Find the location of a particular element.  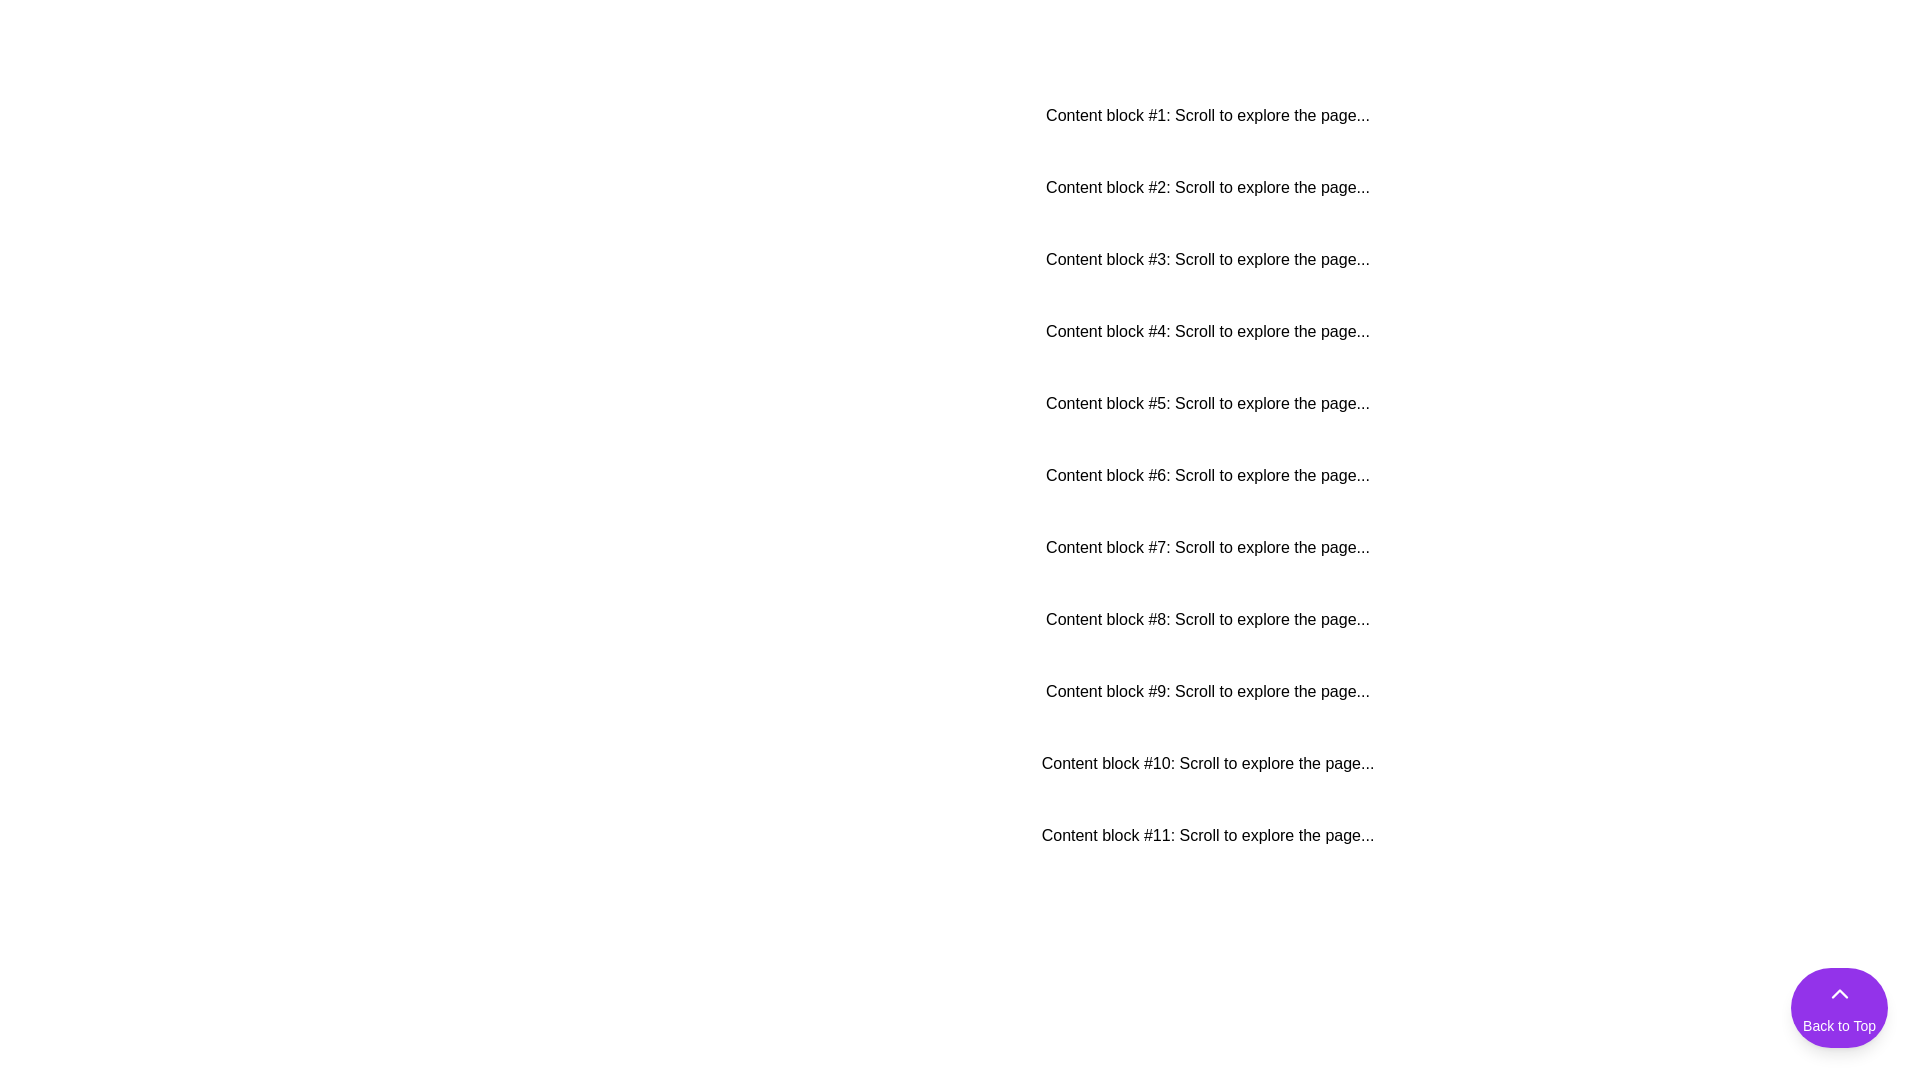

the 11th item in the vertically stacked list of static text elements, which is positioned between 'Content block #10' and 'Content block #12' is located at coordinates (1207, 836).